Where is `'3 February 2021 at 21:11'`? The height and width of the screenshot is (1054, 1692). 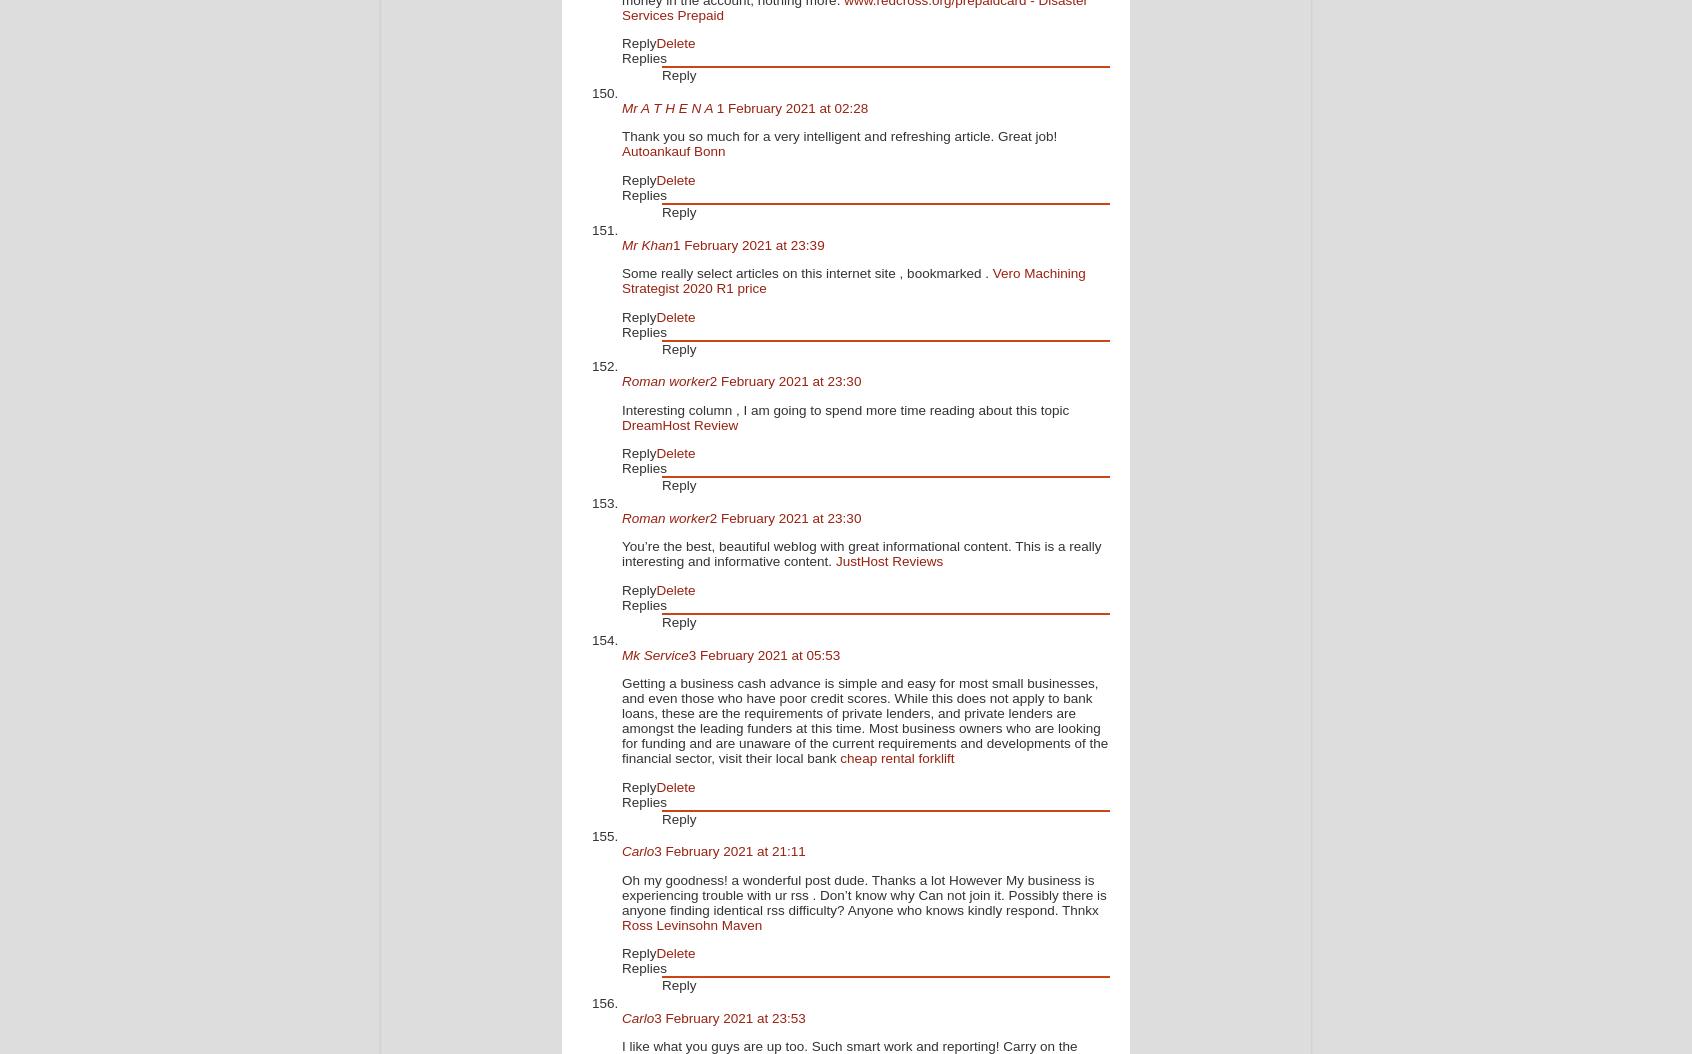 '3 February 2021 at 21:11' is located at coordinates (728, 851).